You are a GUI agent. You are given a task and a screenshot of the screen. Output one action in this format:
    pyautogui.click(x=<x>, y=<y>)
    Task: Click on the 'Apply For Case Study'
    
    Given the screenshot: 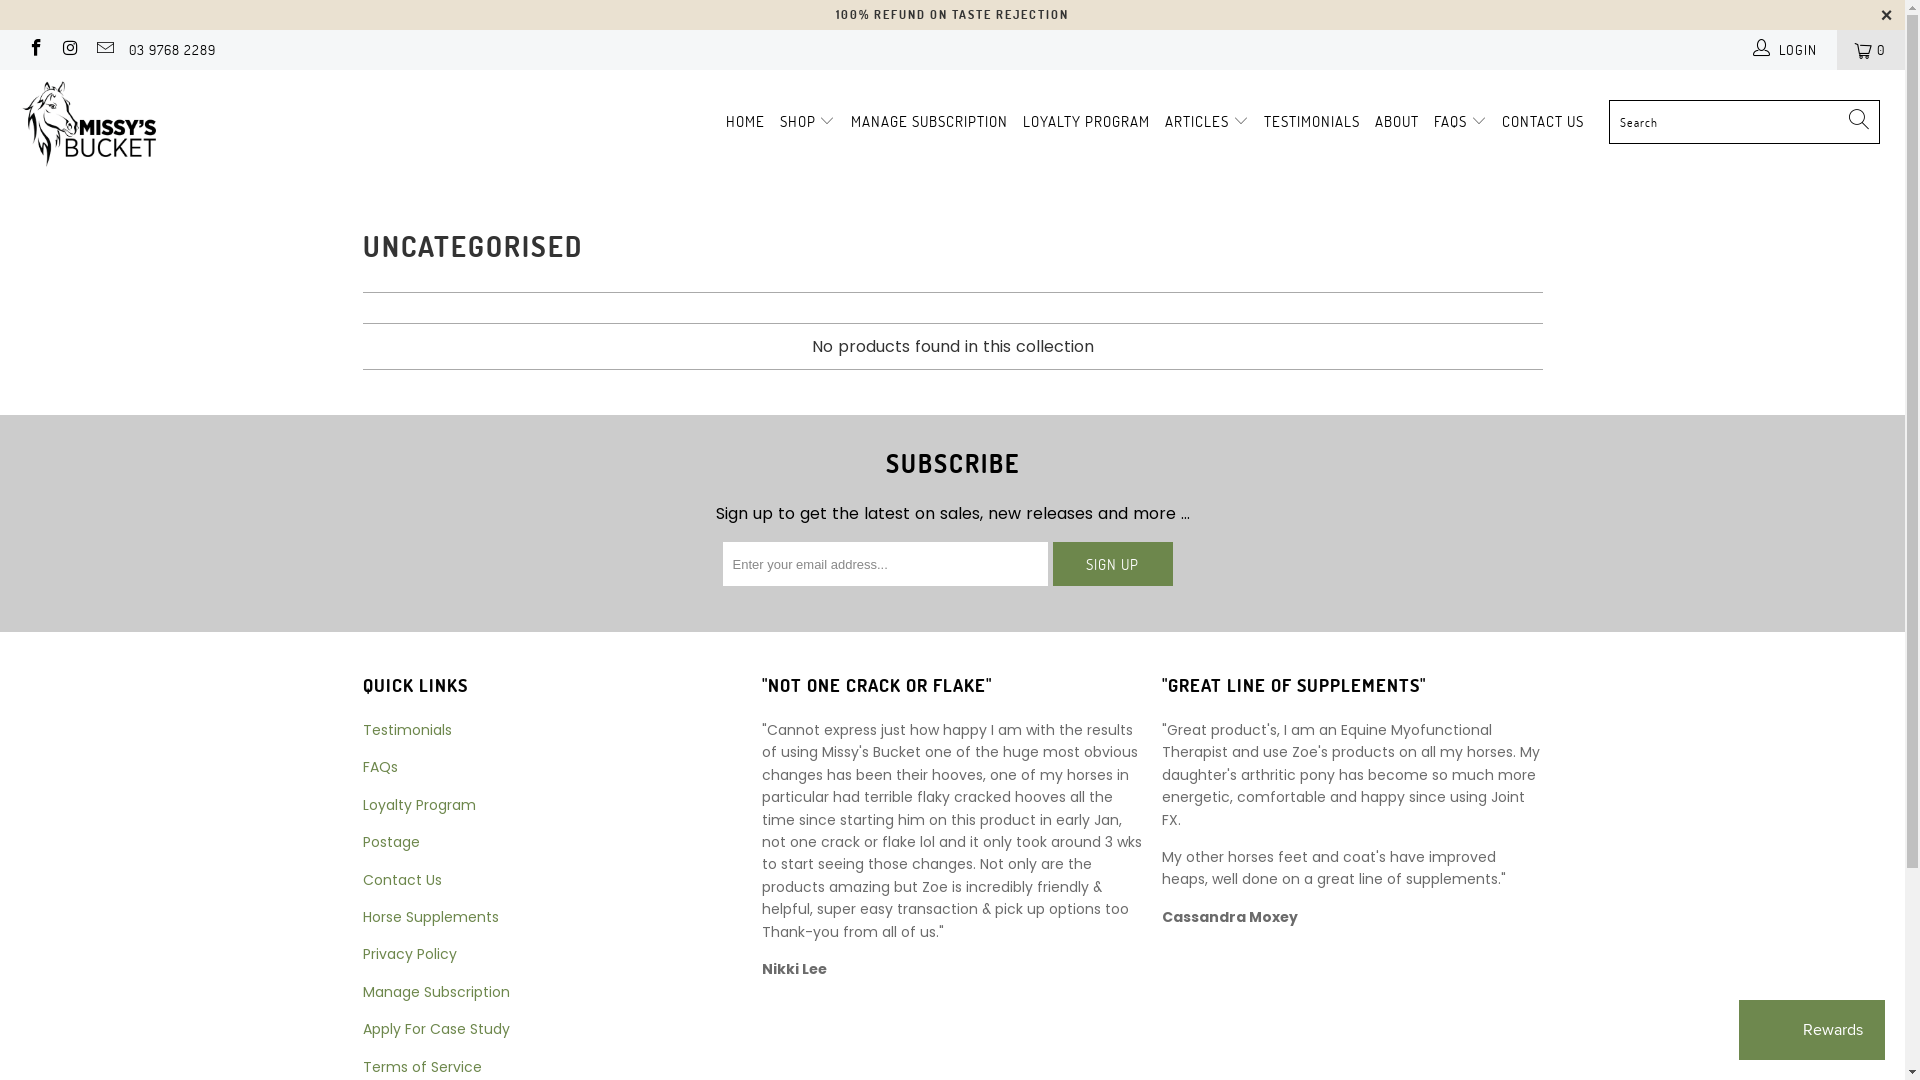 What is the action you would take?
    pyautogui.click(x=361, y=1029)
    